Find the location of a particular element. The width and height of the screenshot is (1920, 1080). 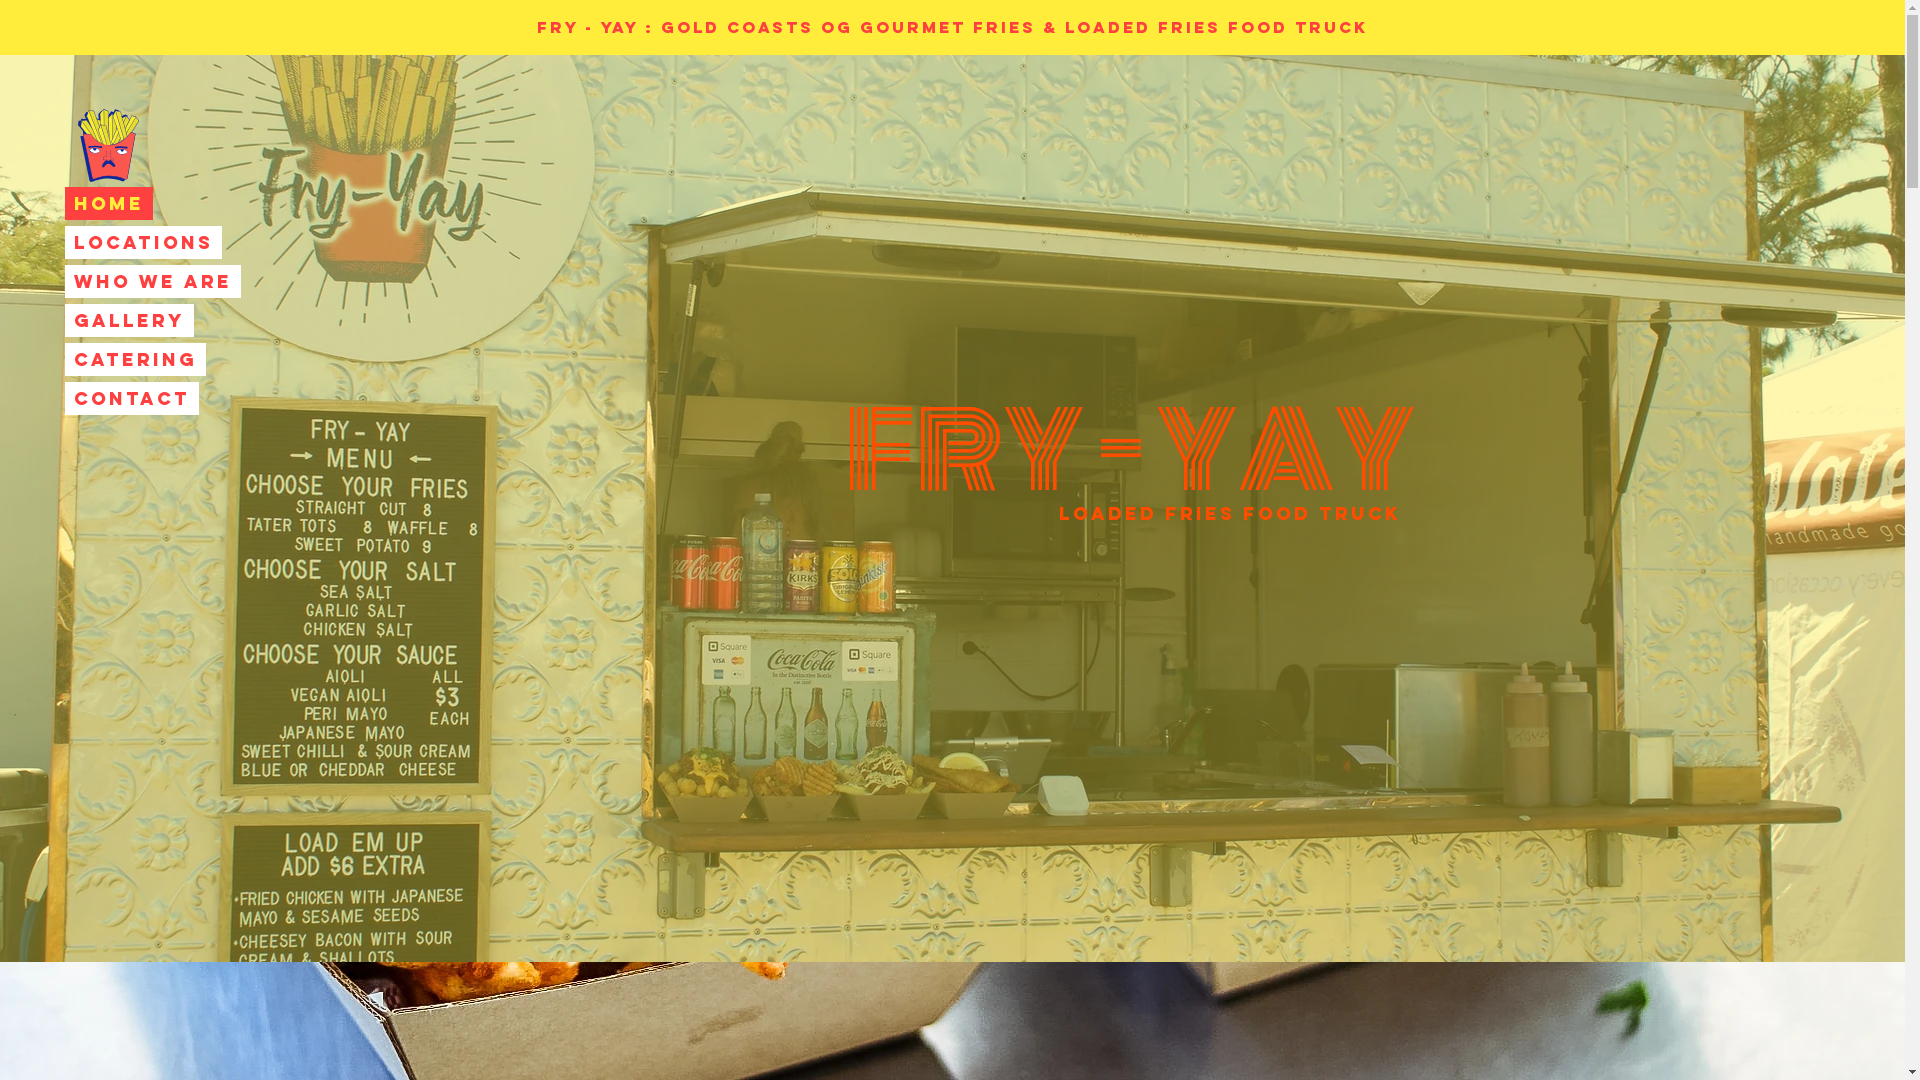

'Home' is located at coordinates (108, 203).